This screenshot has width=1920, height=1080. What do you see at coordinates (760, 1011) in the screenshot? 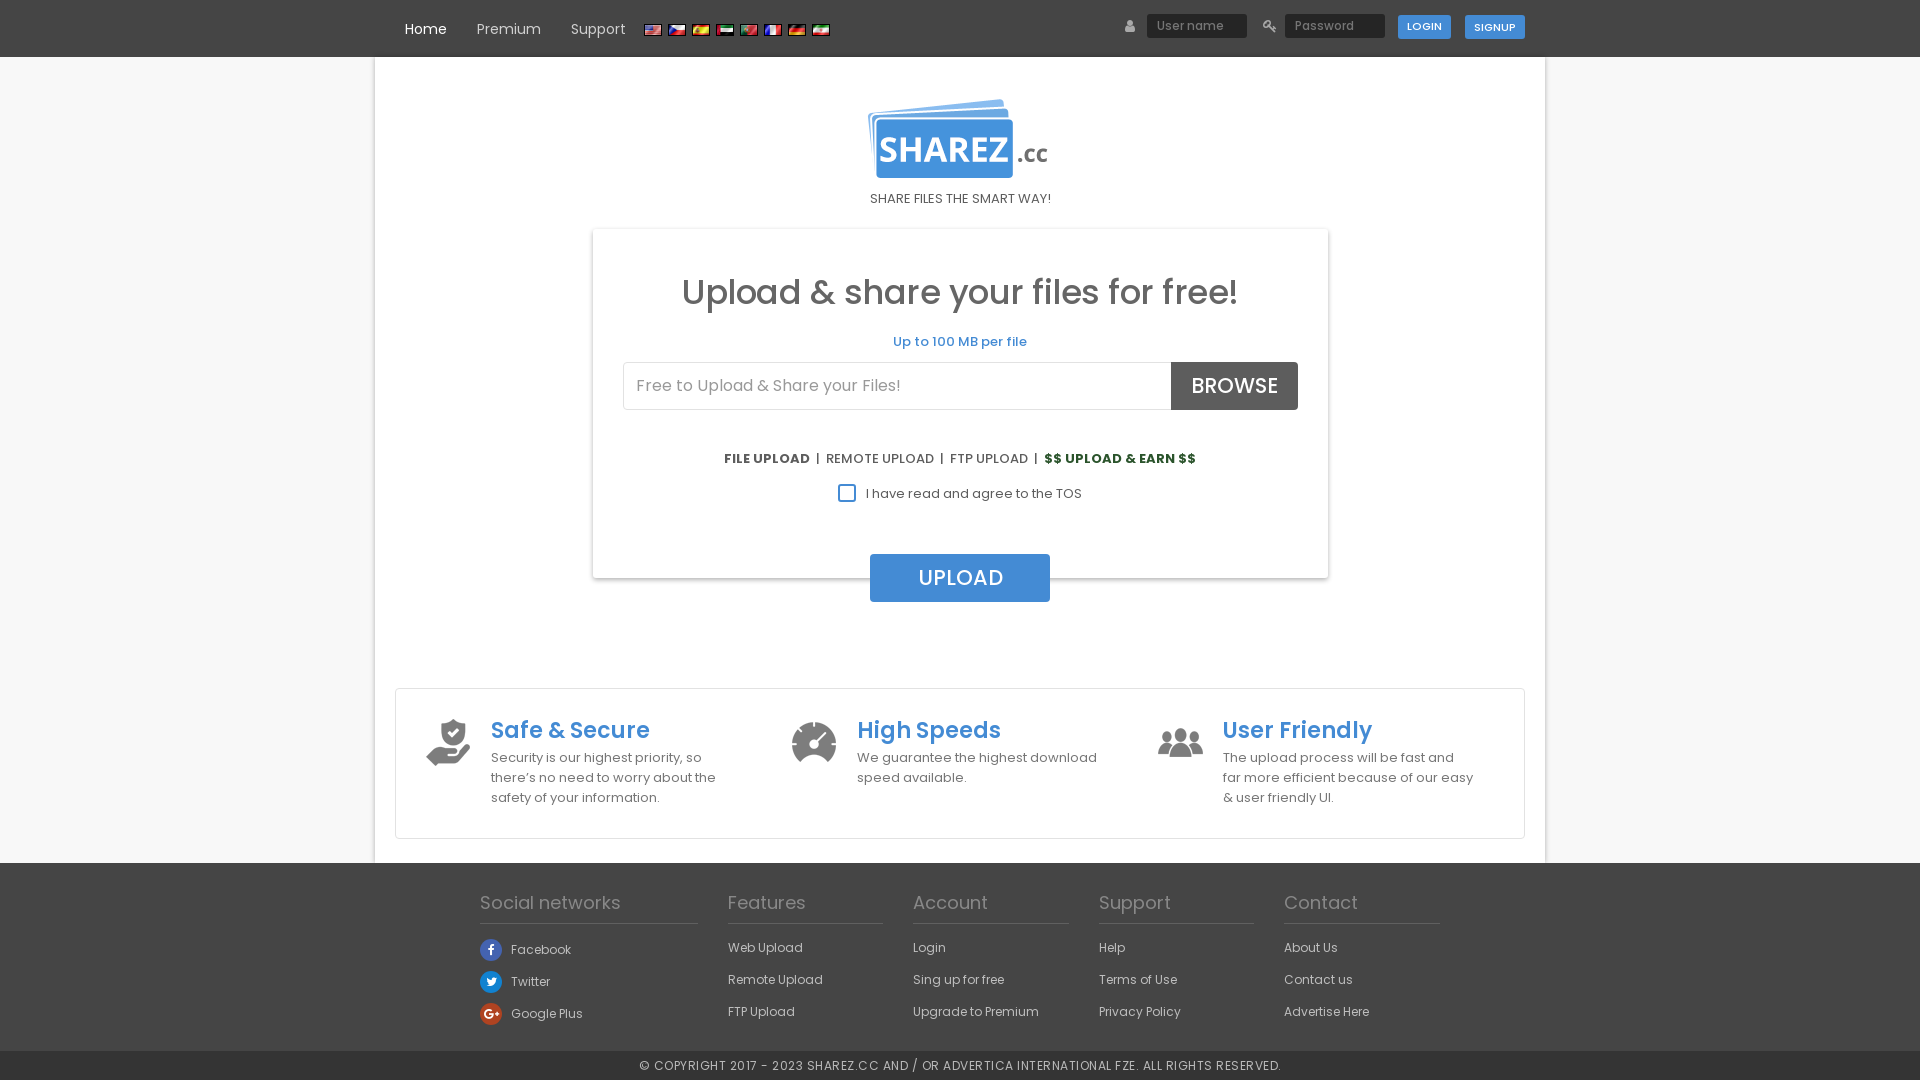
I see `'FTP Upload'` at bounding box center [760, 1011].